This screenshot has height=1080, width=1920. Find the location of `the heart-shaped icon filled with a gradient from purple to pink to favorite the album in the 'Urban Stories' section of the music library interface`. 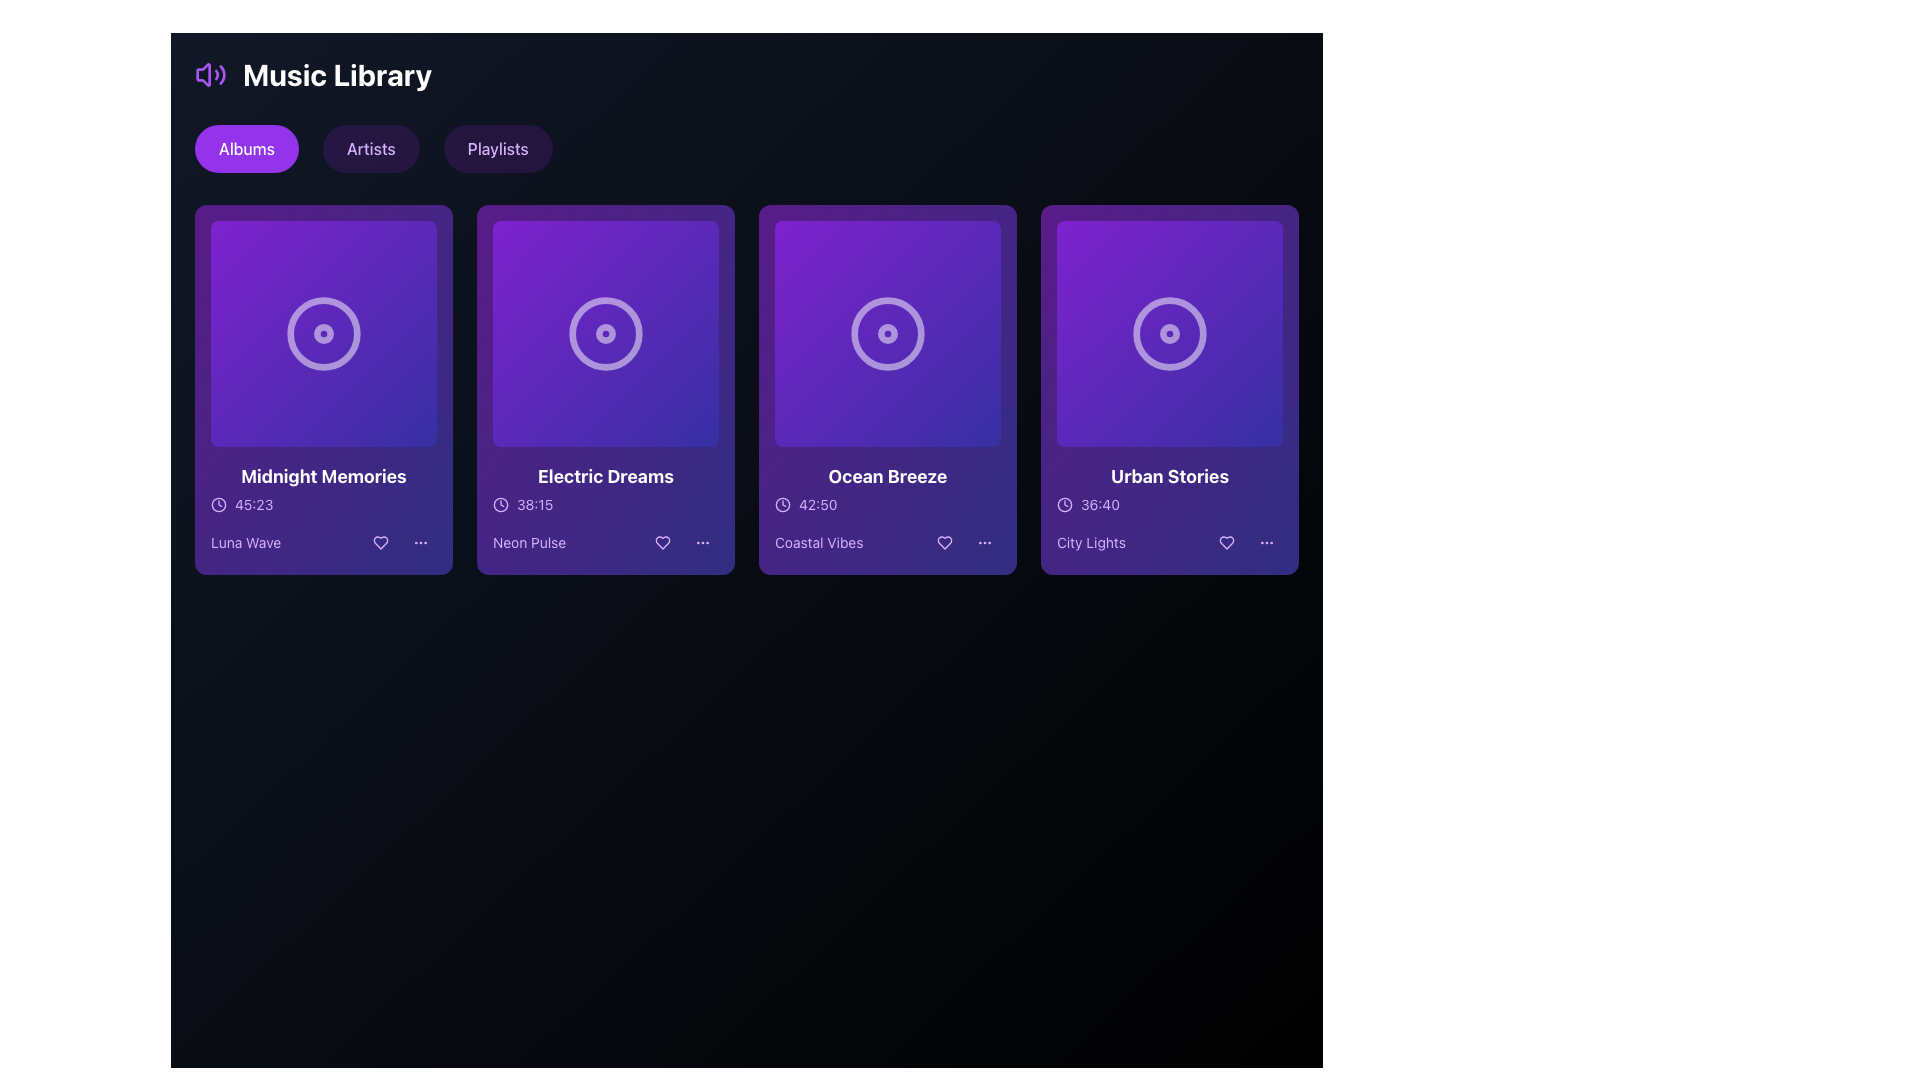

the heart-shaped icon filled with a gradient from purple to pink to favorite the album in the 'Urban Stories' section of the music library interface is located at coordinates (1226, 543).